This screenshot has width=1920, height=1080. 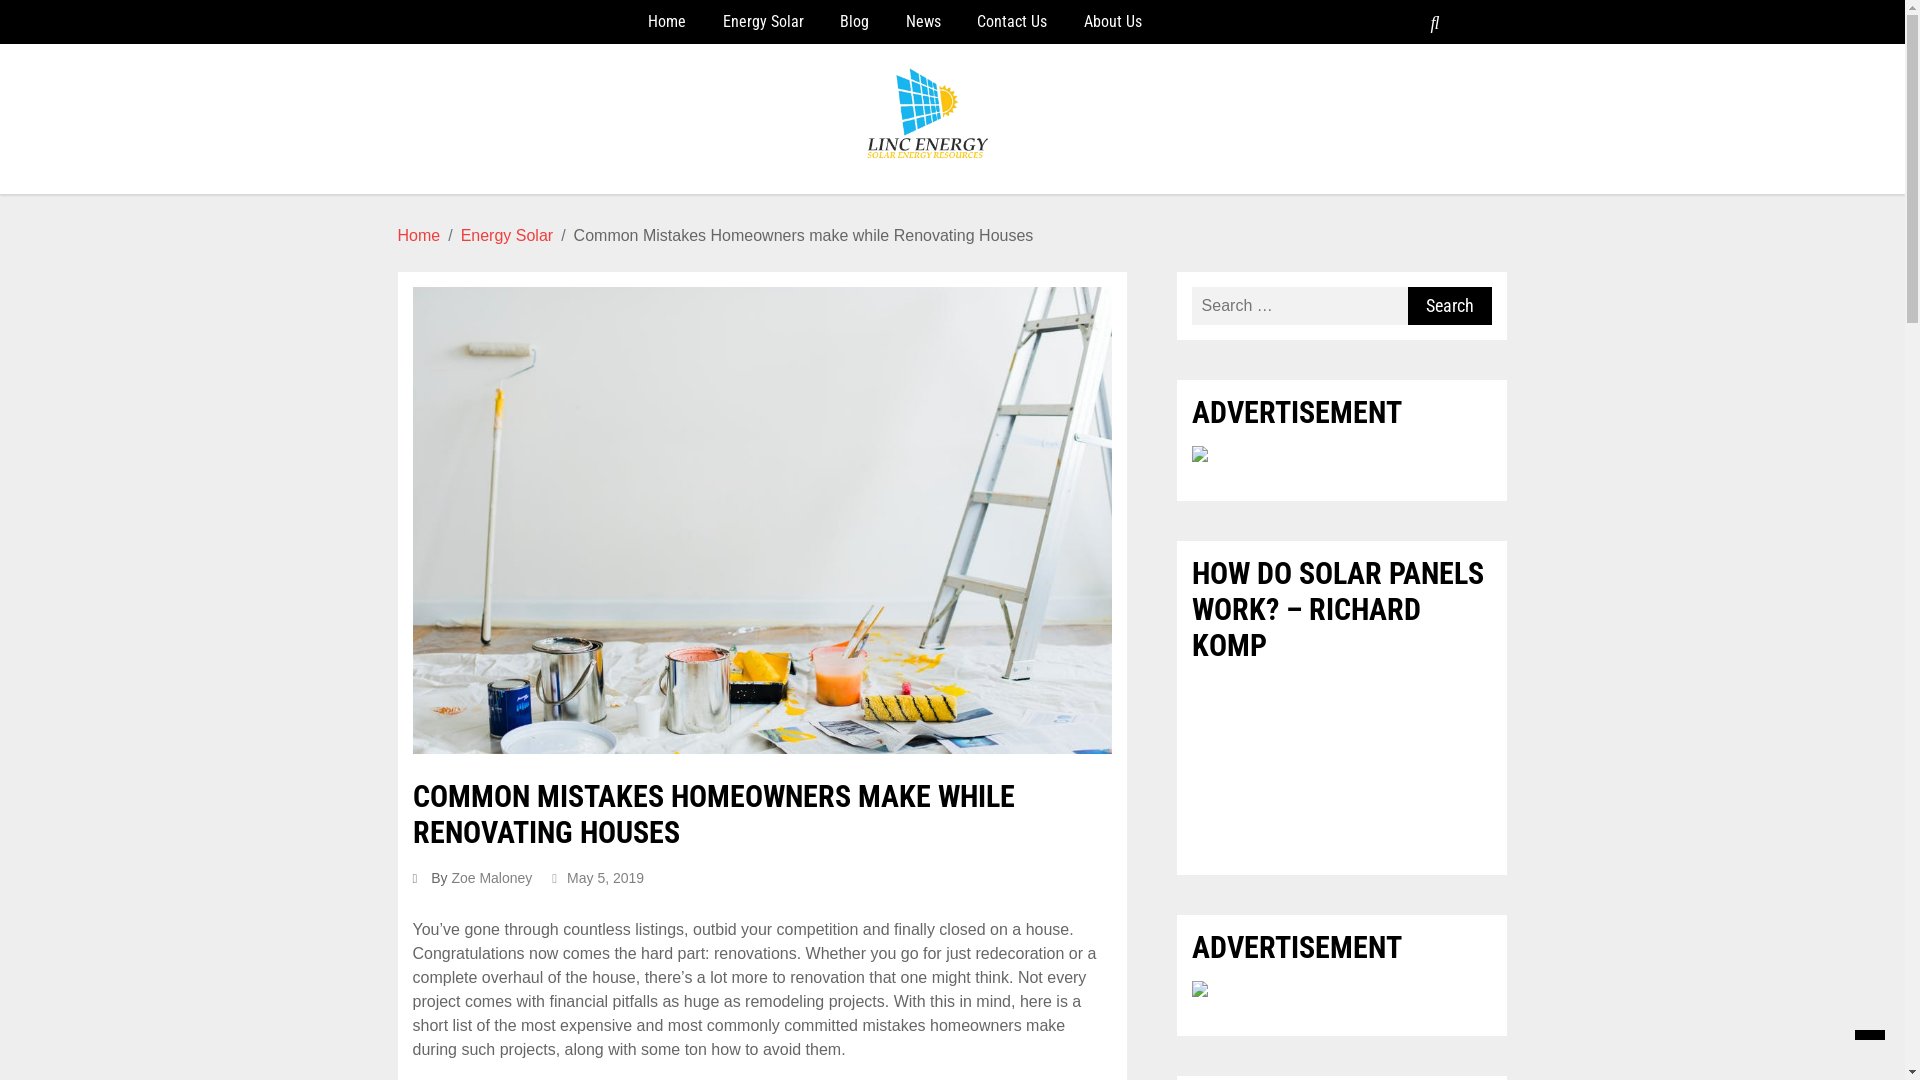 I want to click on 'News', so click(x=922, y=22).